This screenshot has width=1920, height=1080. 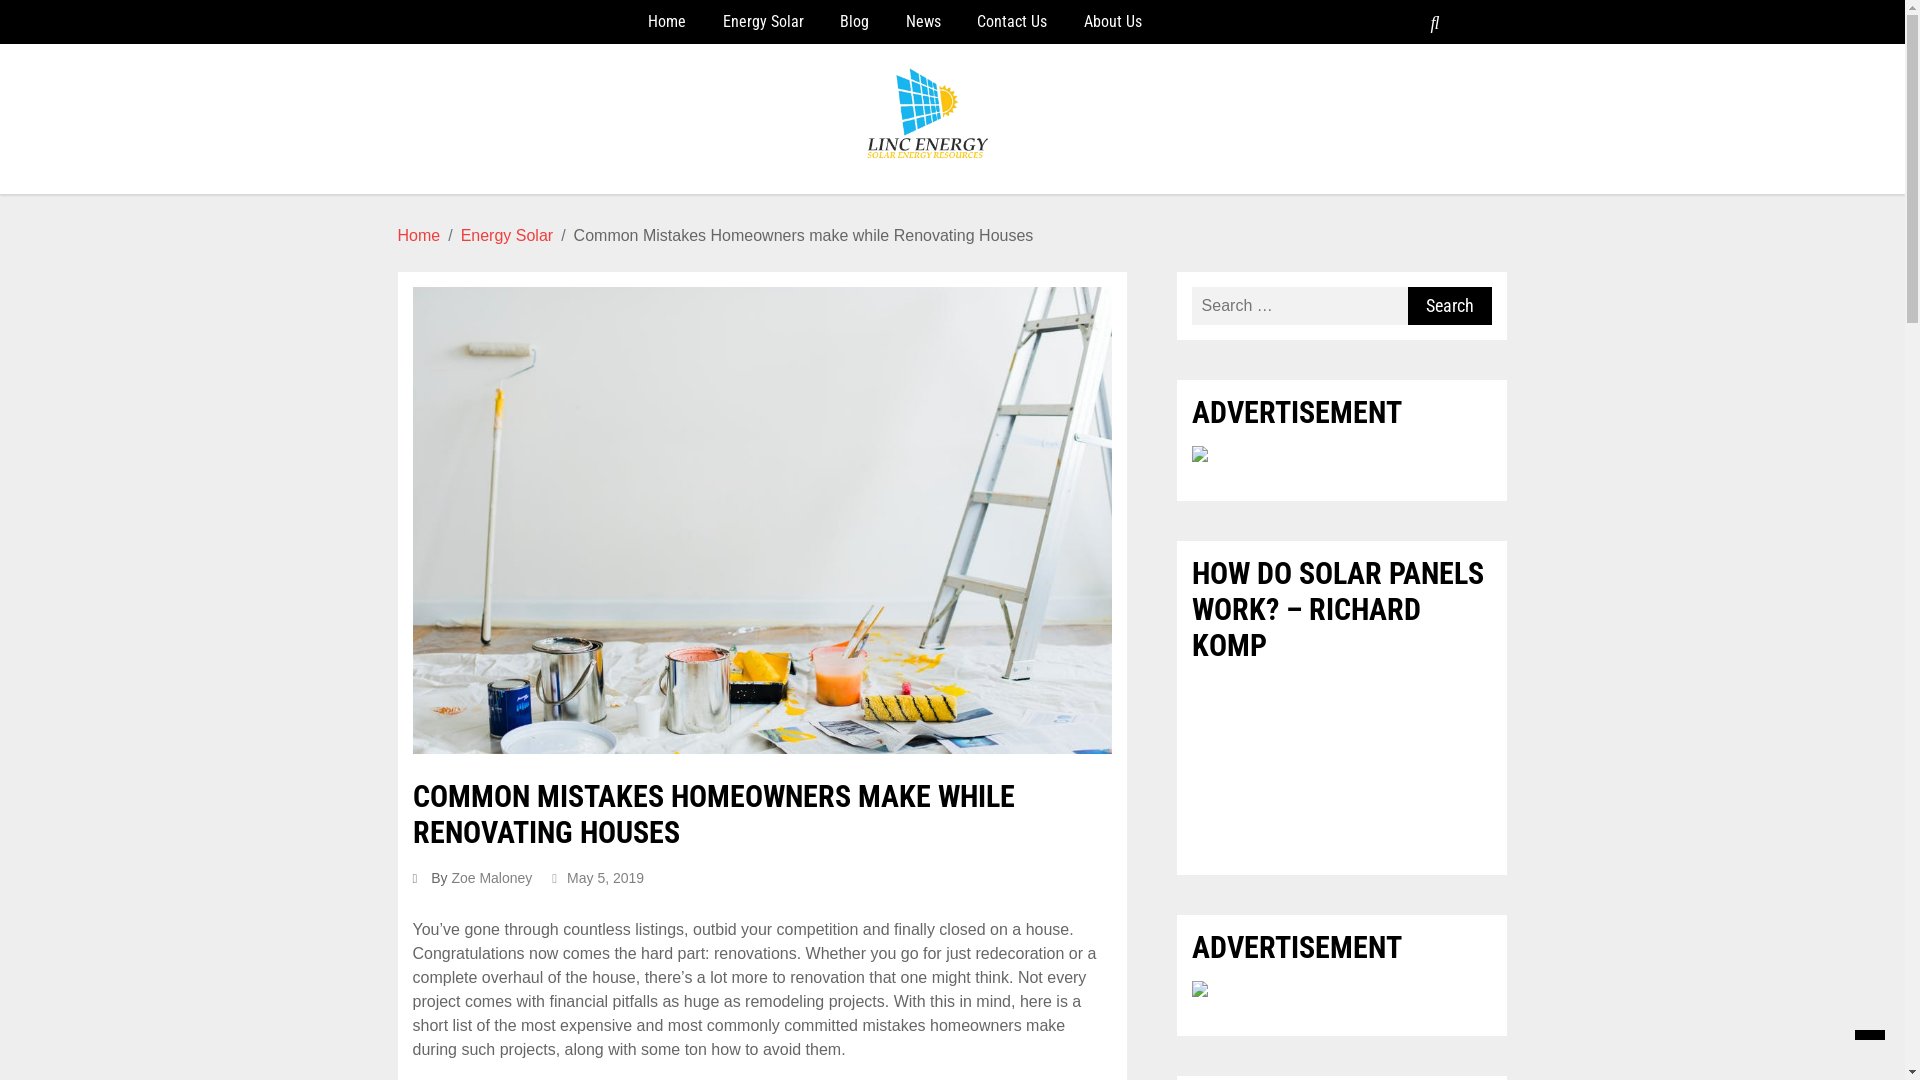 I want to click on 'News', so click(x=922, y=22).